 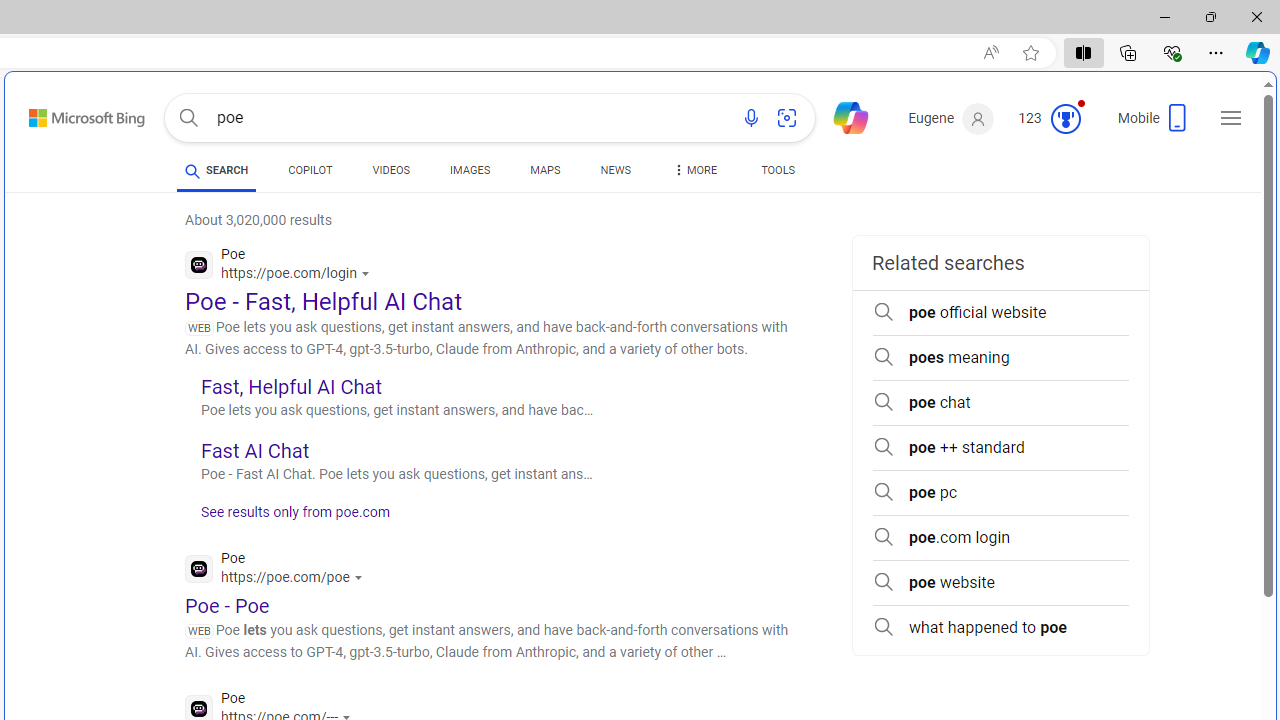 I want to click on 'Global web icon', so click(x=199, y=707).